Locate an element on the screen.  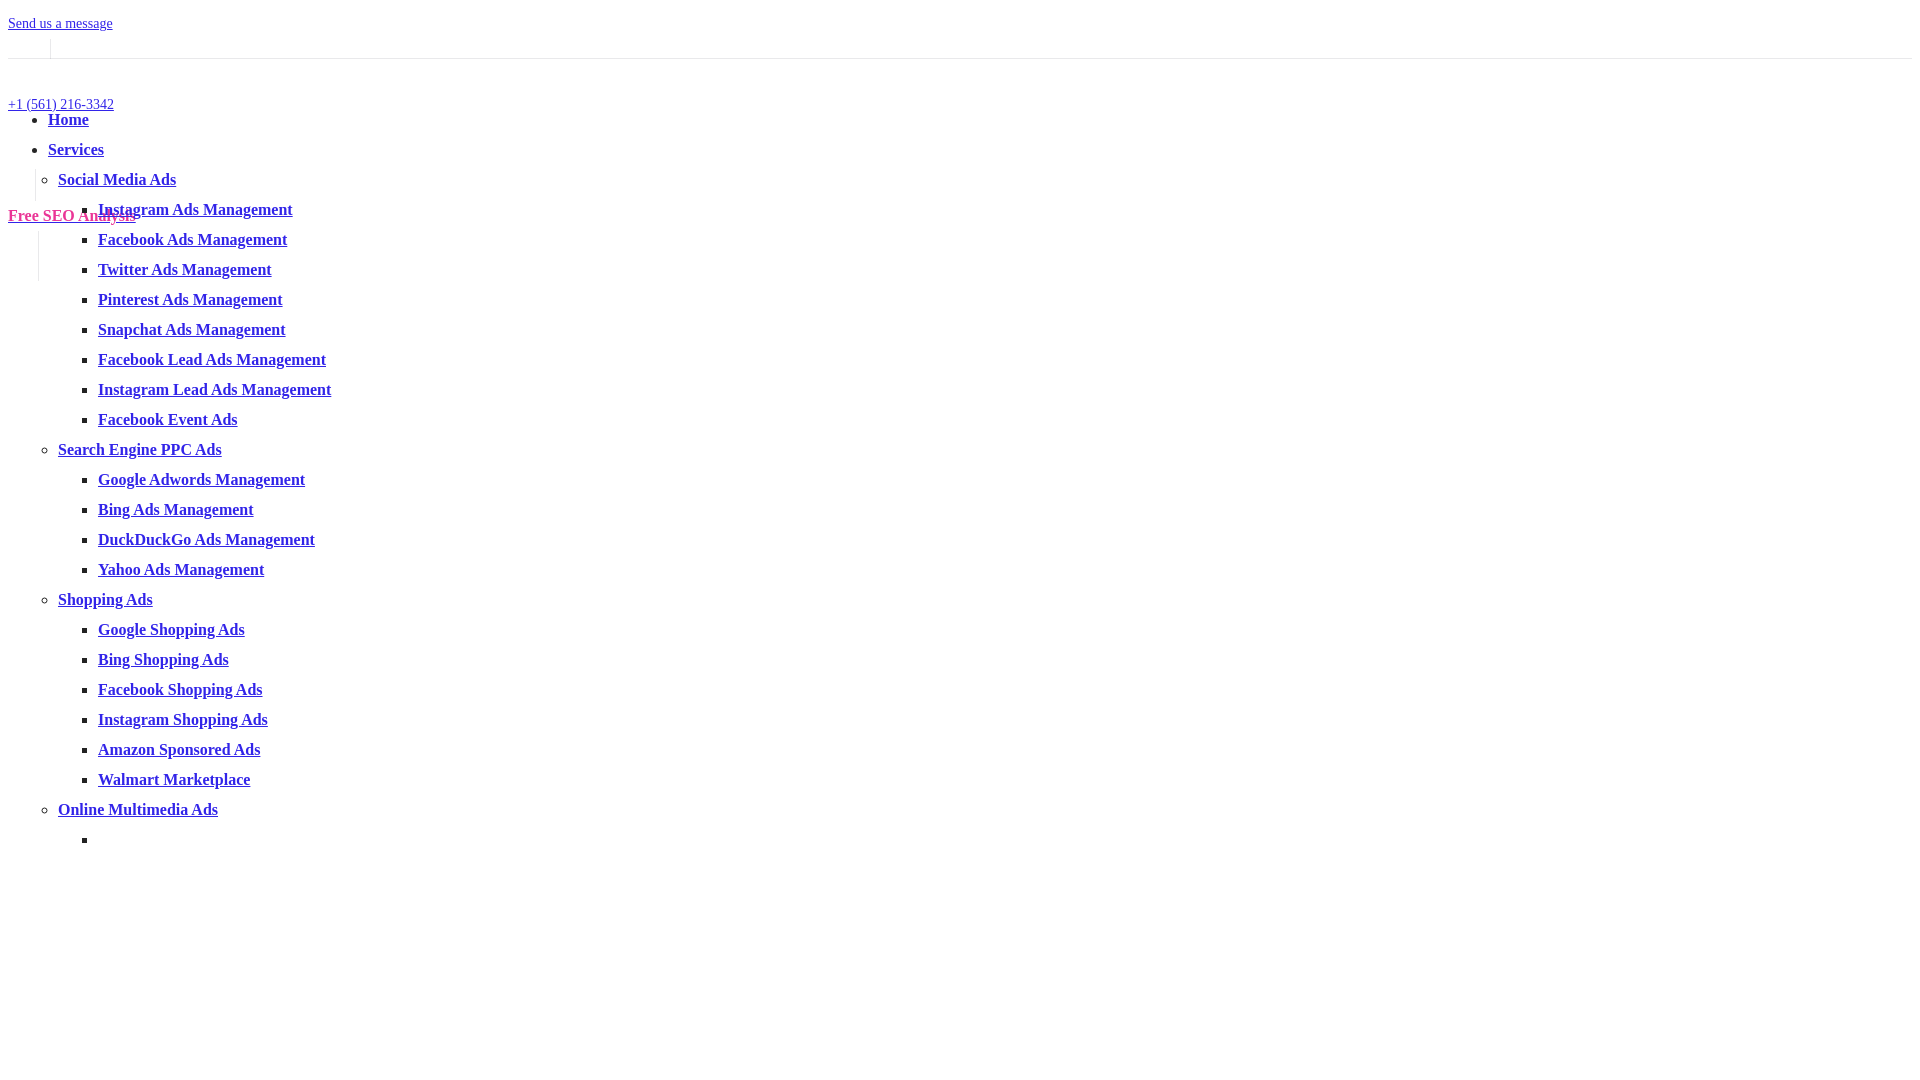
'Search Engine PPC Ads' is located at coordinates (57, 448).